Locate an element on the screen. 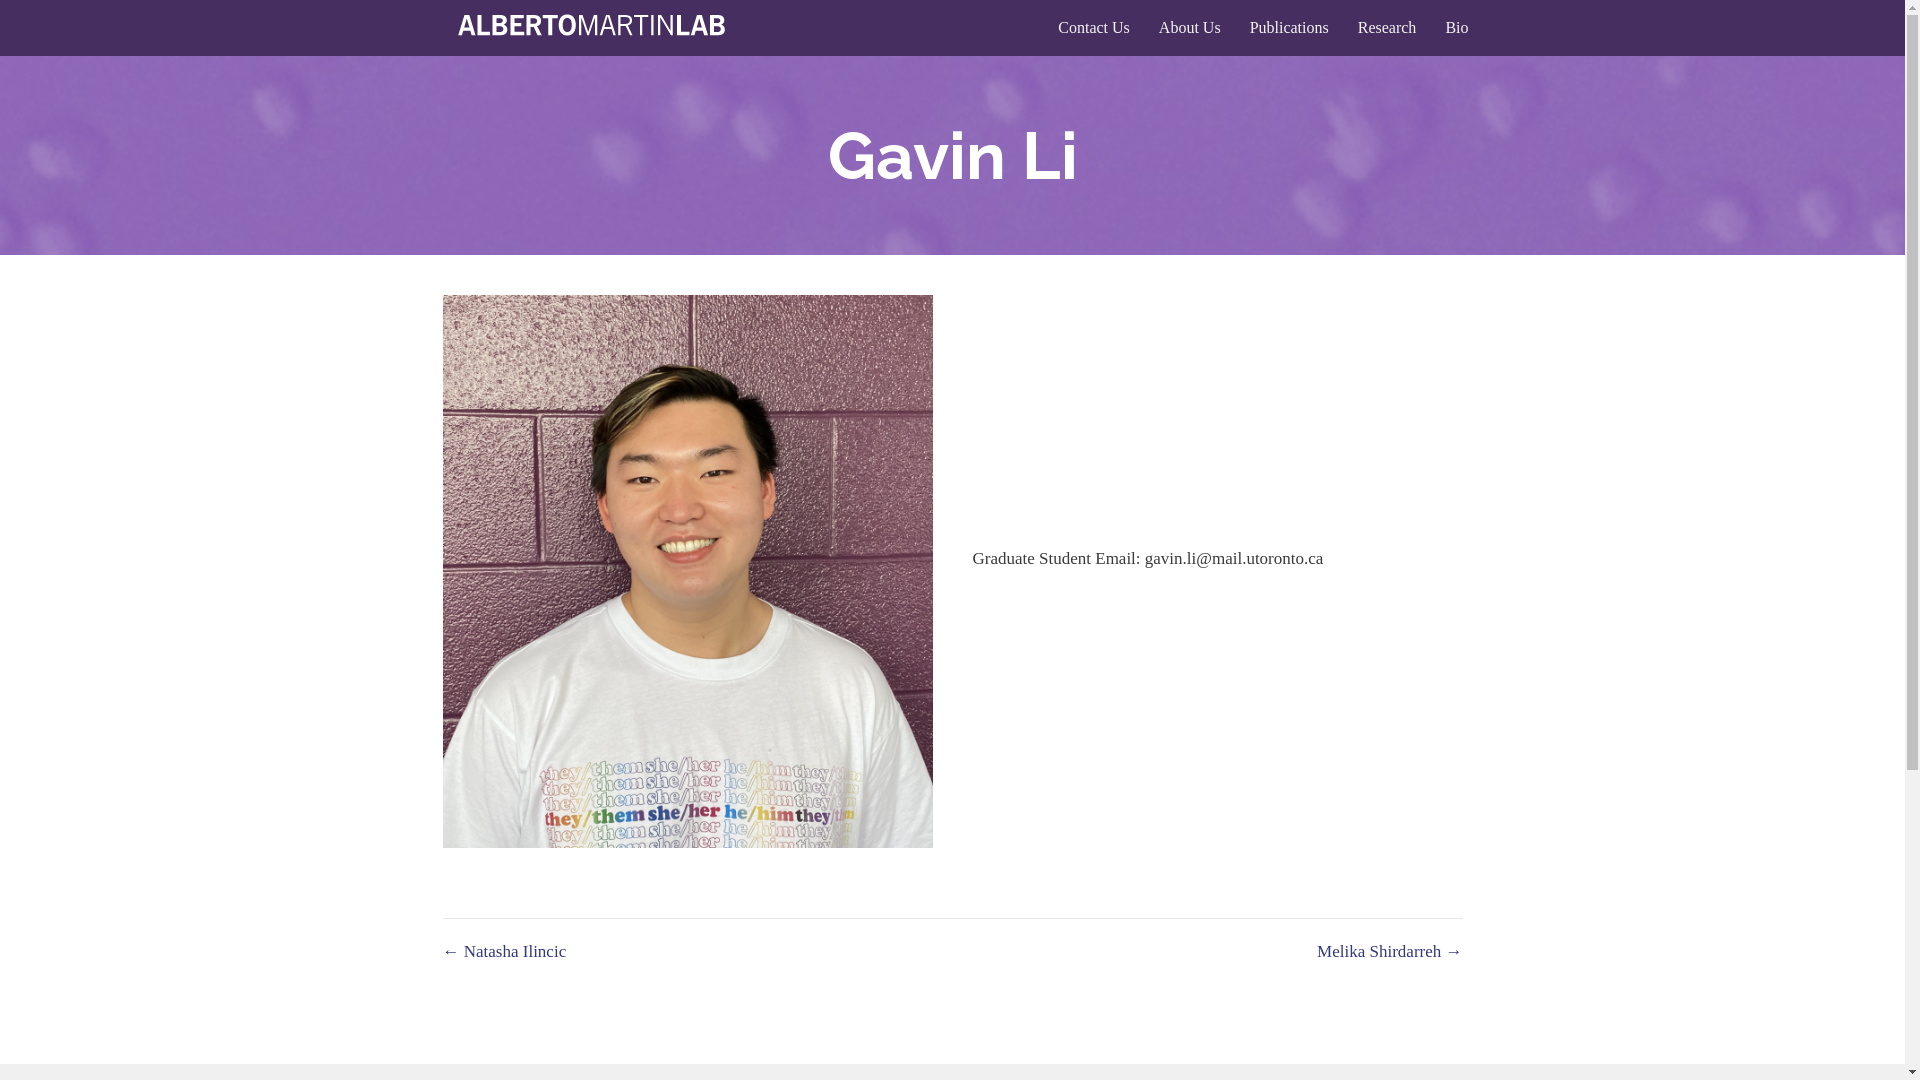  'Bio' is located at coordinates (1456, 27).